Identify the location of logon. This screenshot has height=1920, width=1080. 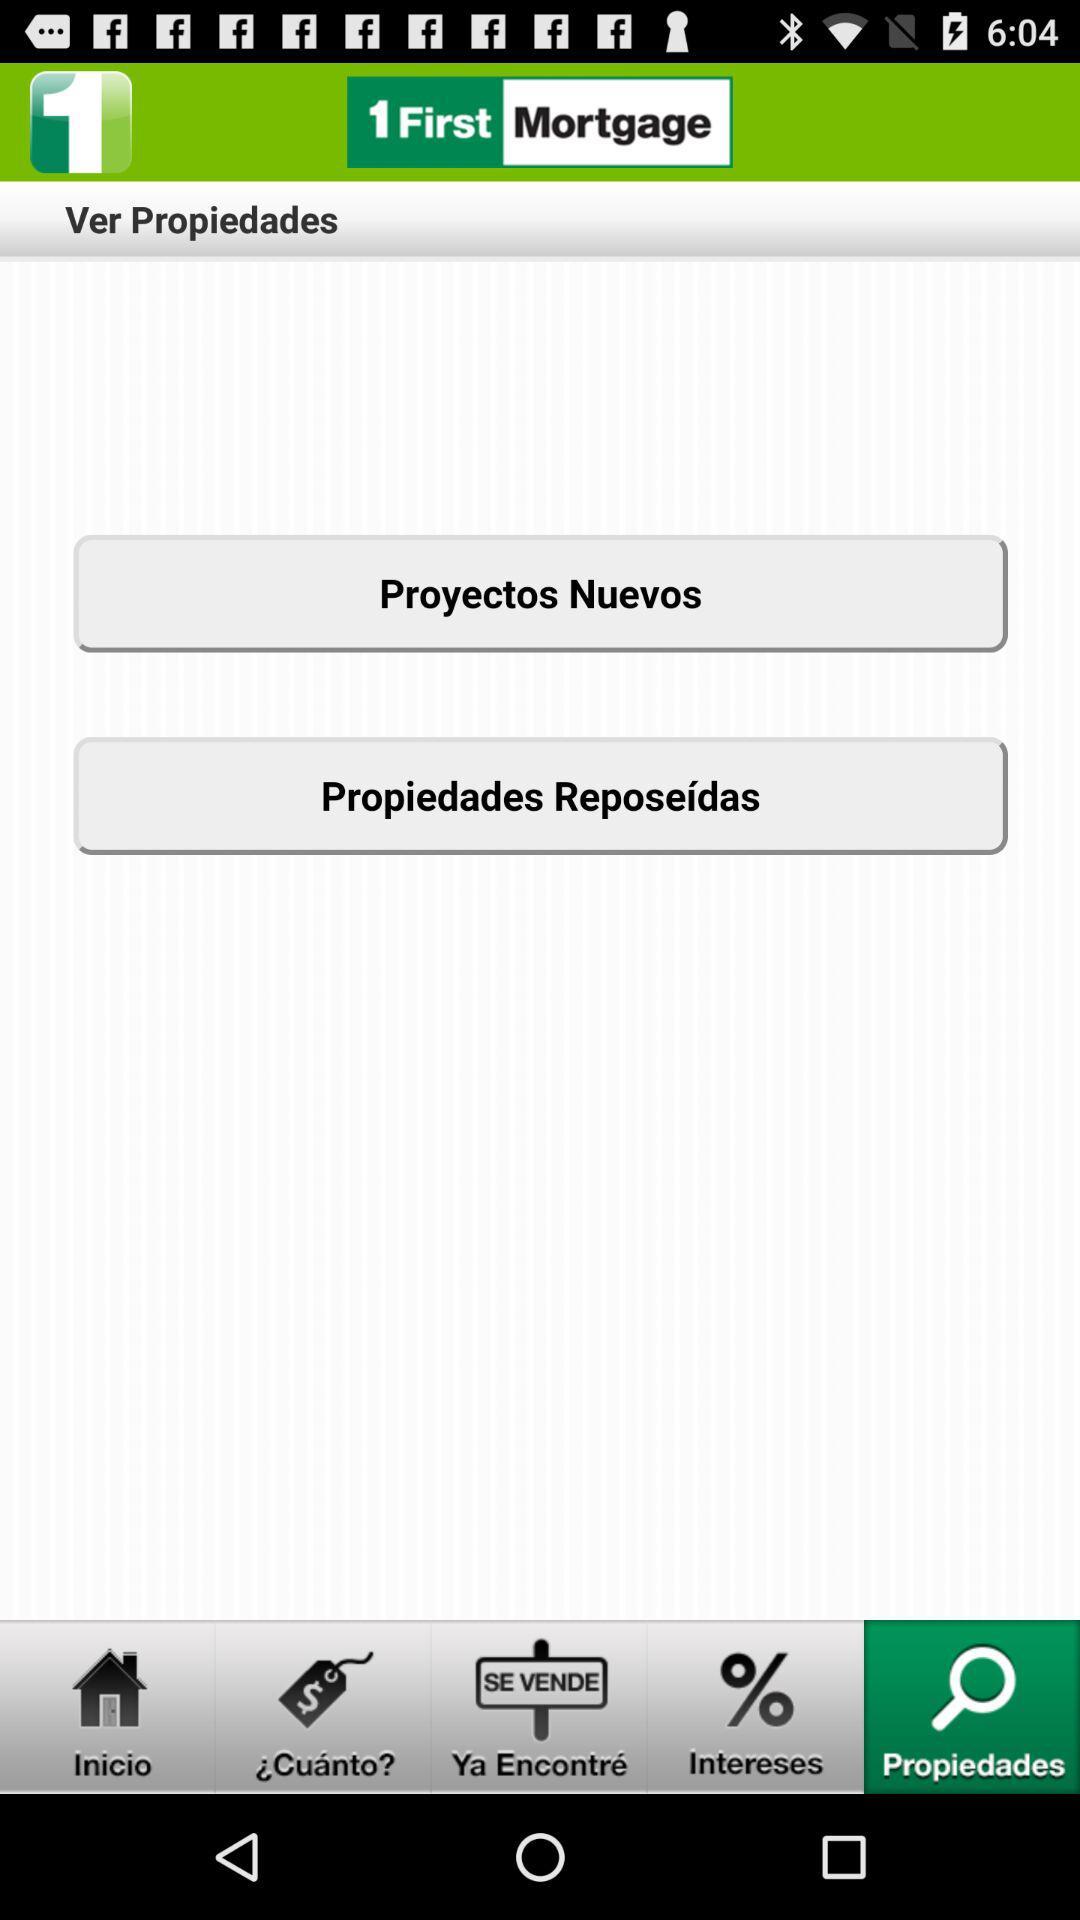
(540, 1706).